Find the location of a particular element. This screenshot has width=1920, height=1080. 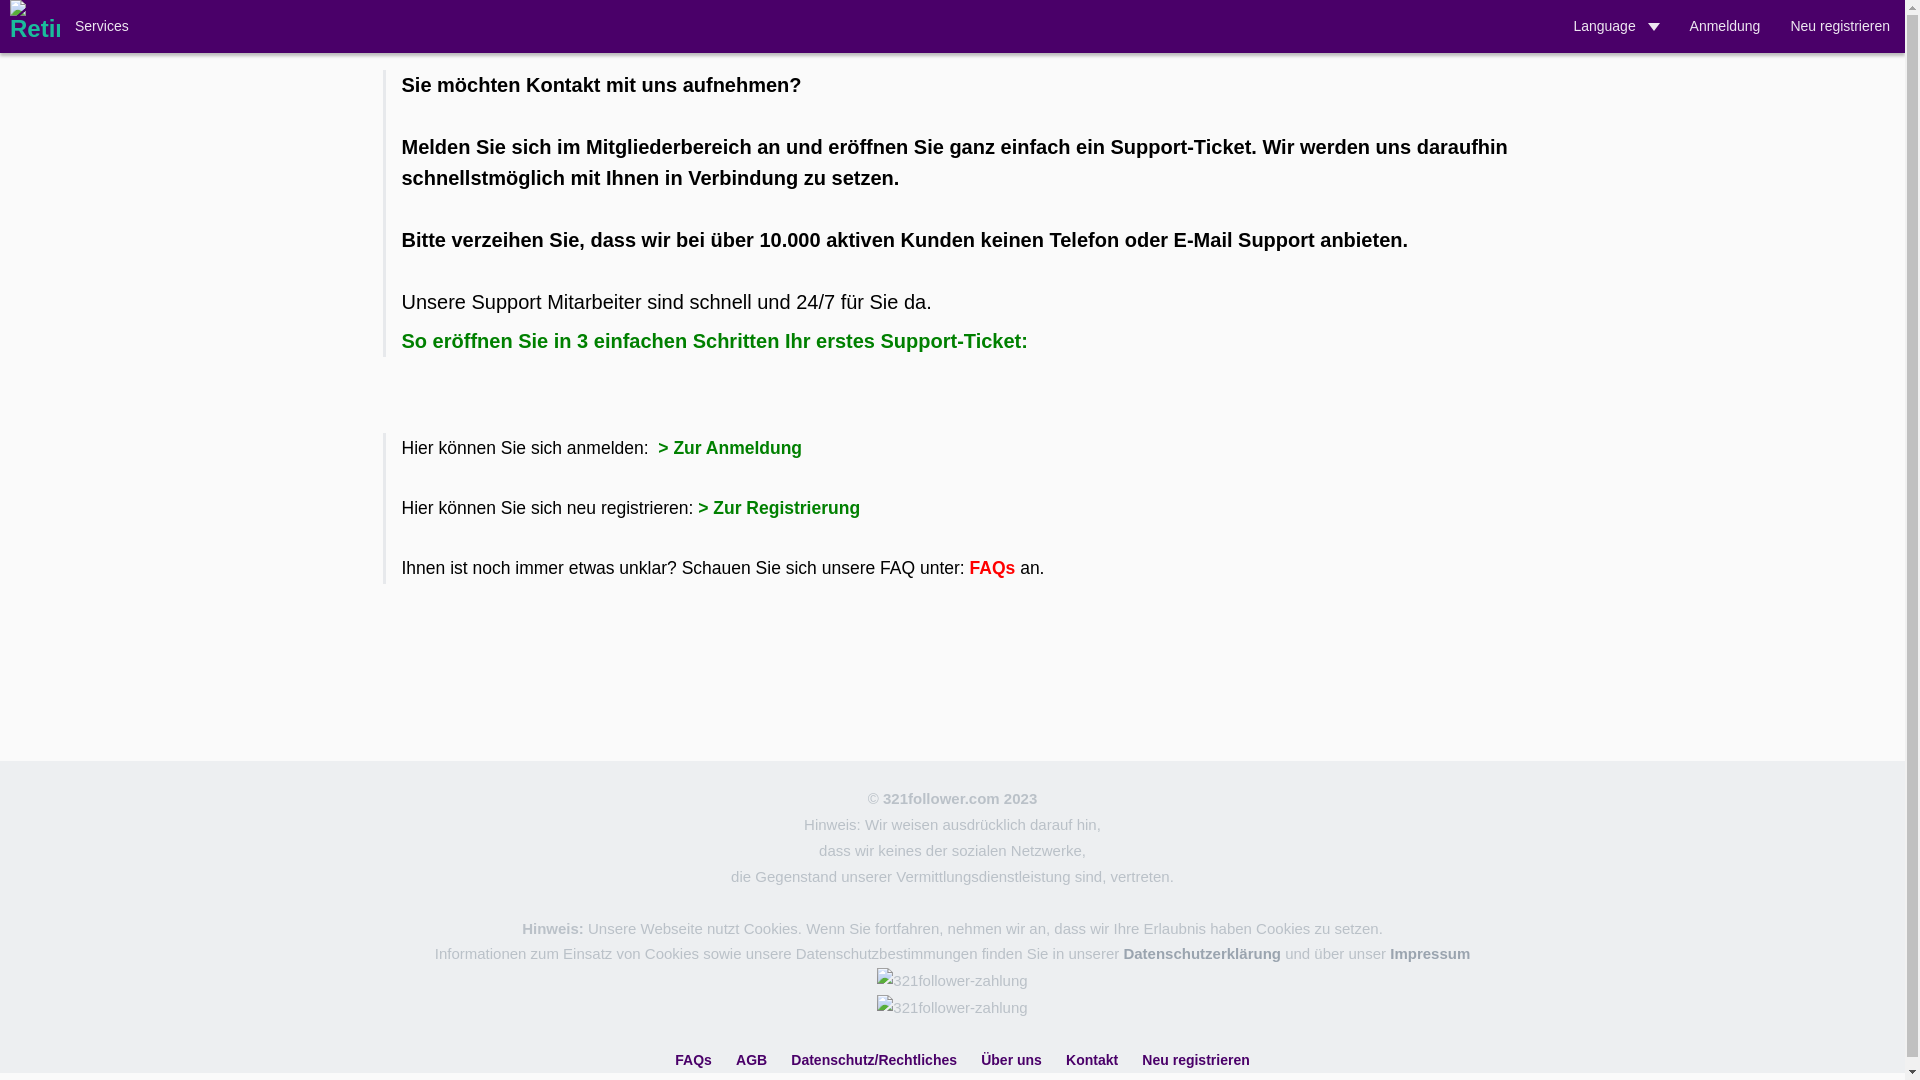

'Kontakt' is located at coordinates (1090, 1059).